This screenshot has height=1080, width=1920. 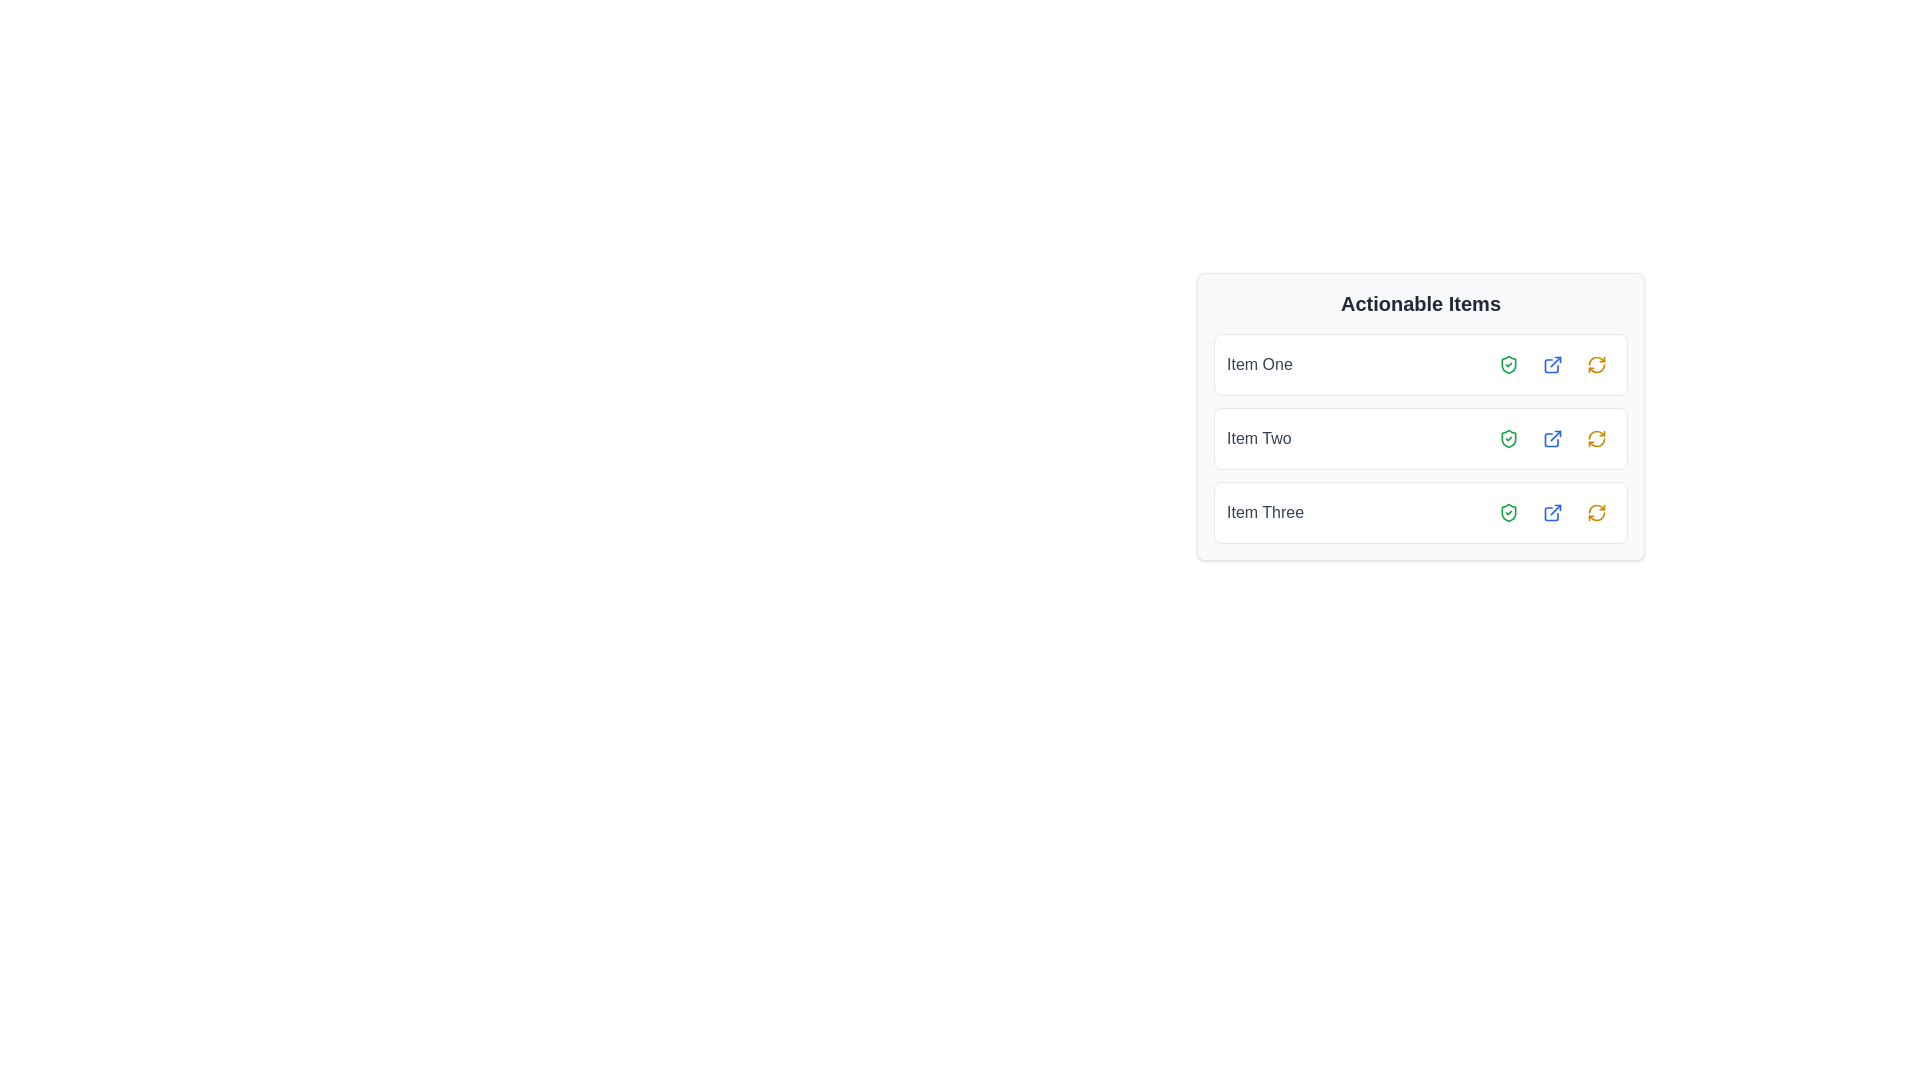 What do you see at coordinates (1596, 365) in the screenshot?
I see `the refresh icon button located to the far right of the action buttons for 'Item One' in the 'Actionable Items' table` at bounding box center [1596, 365].